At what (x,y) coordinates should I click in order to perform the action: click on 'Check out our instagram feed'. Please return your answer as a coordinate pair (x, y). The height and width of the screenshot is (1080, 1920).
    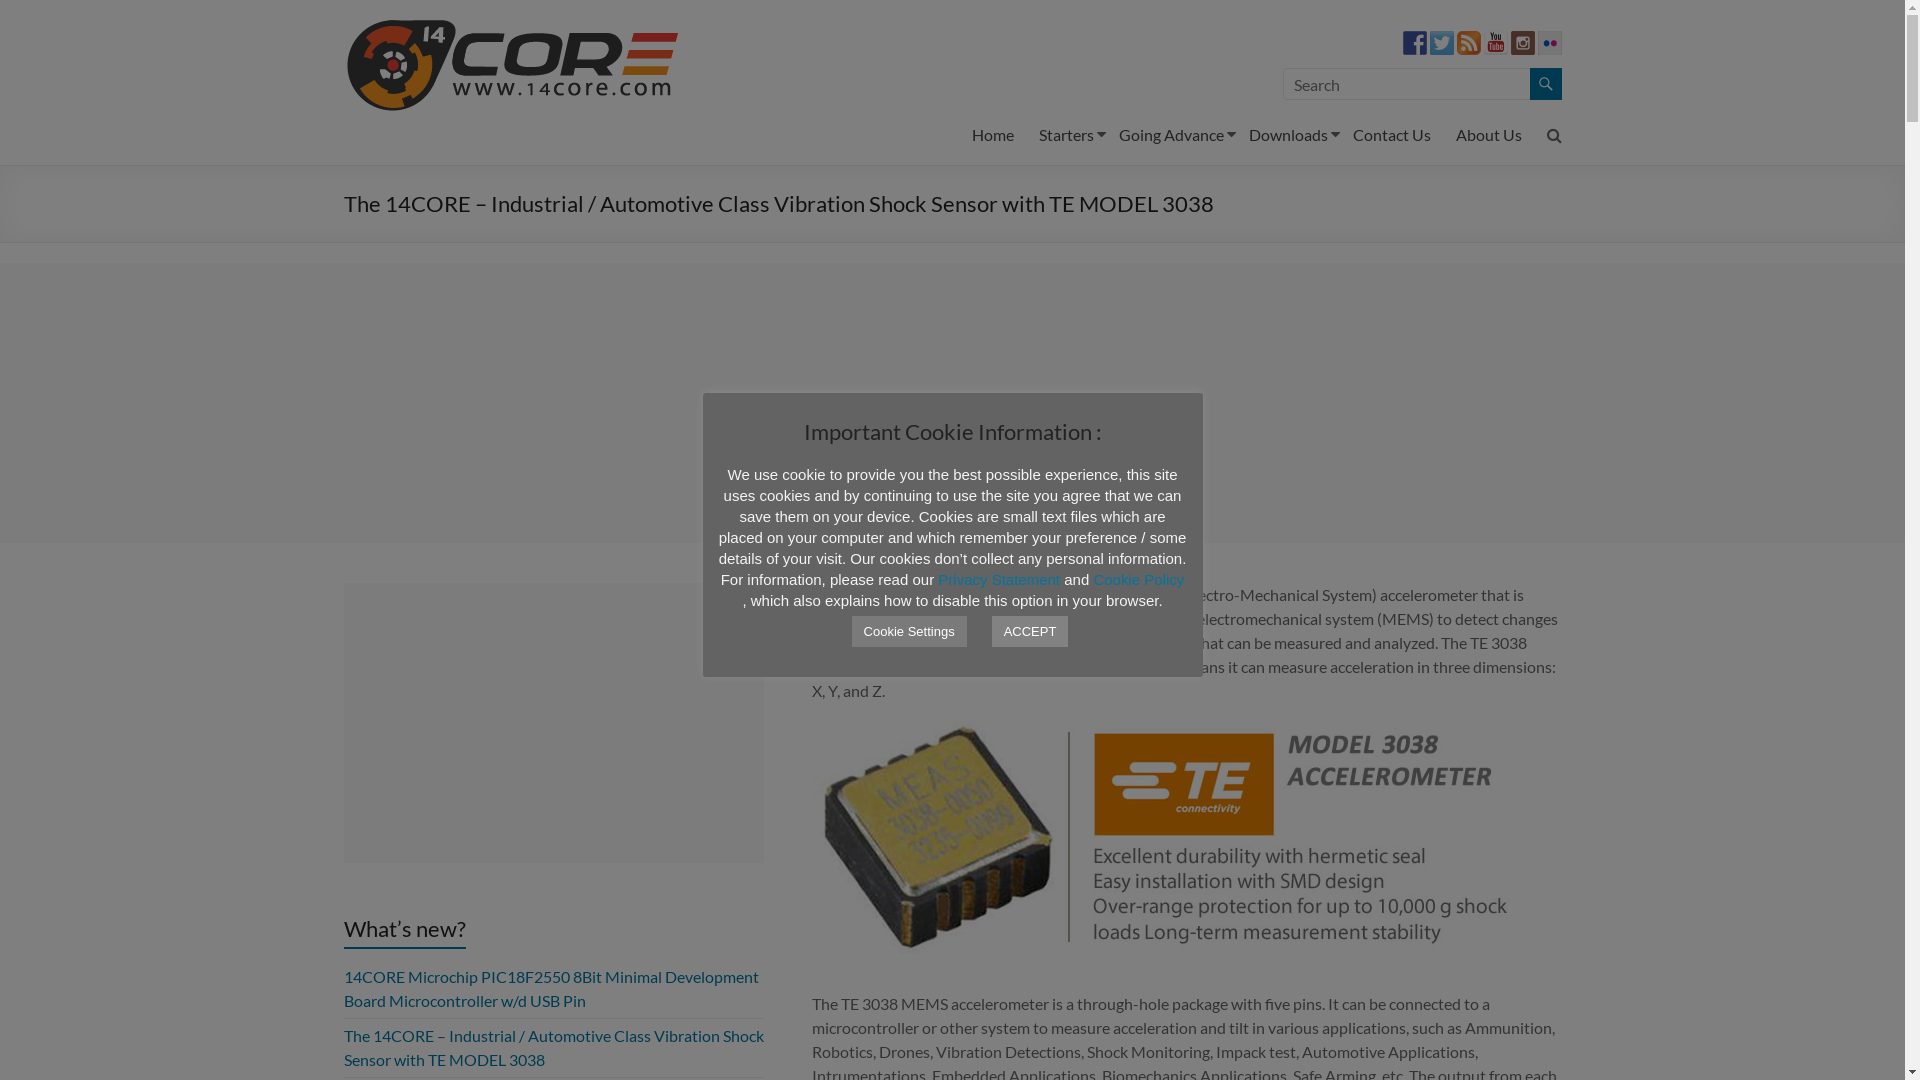
    Looking at the image, I should click on (1520, 42).